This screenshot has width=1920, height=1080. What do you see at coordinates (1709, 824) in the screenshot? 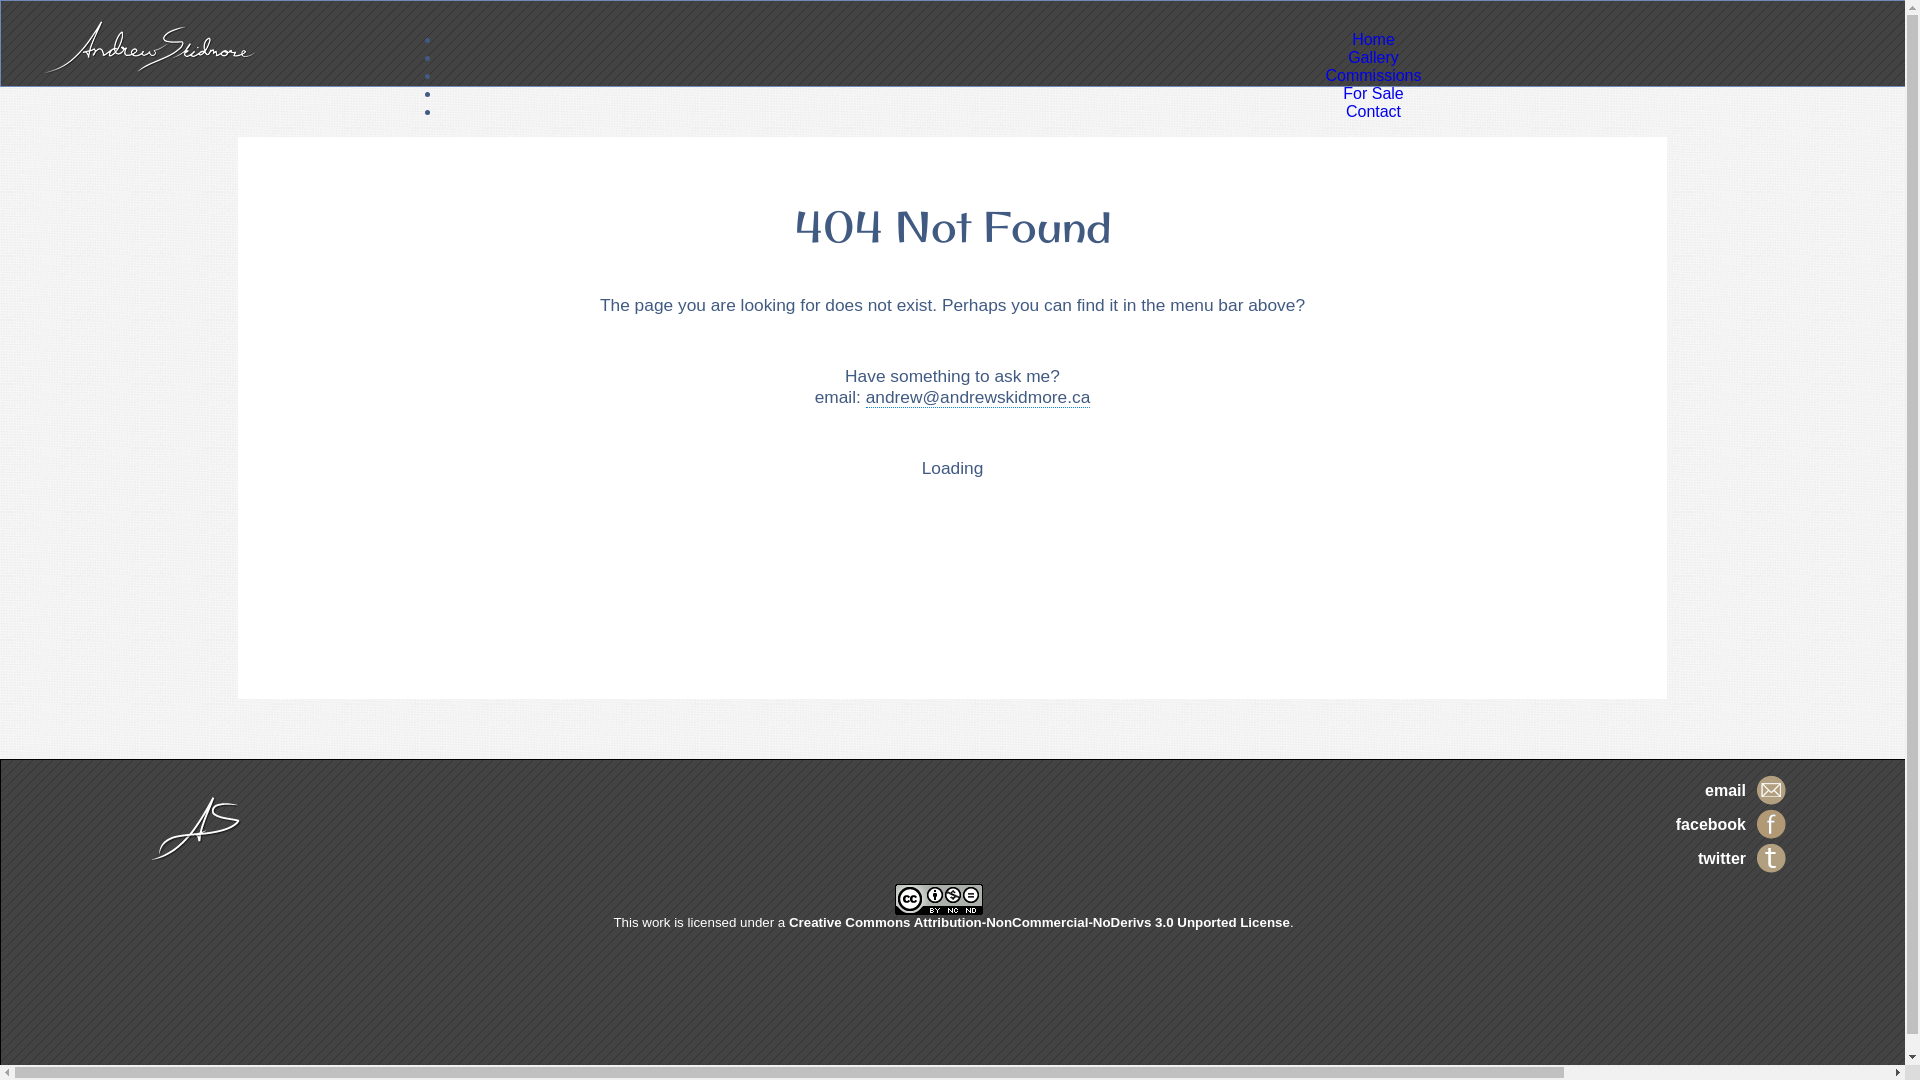
I see `'facebook'` at bounding box center [1709, 824].